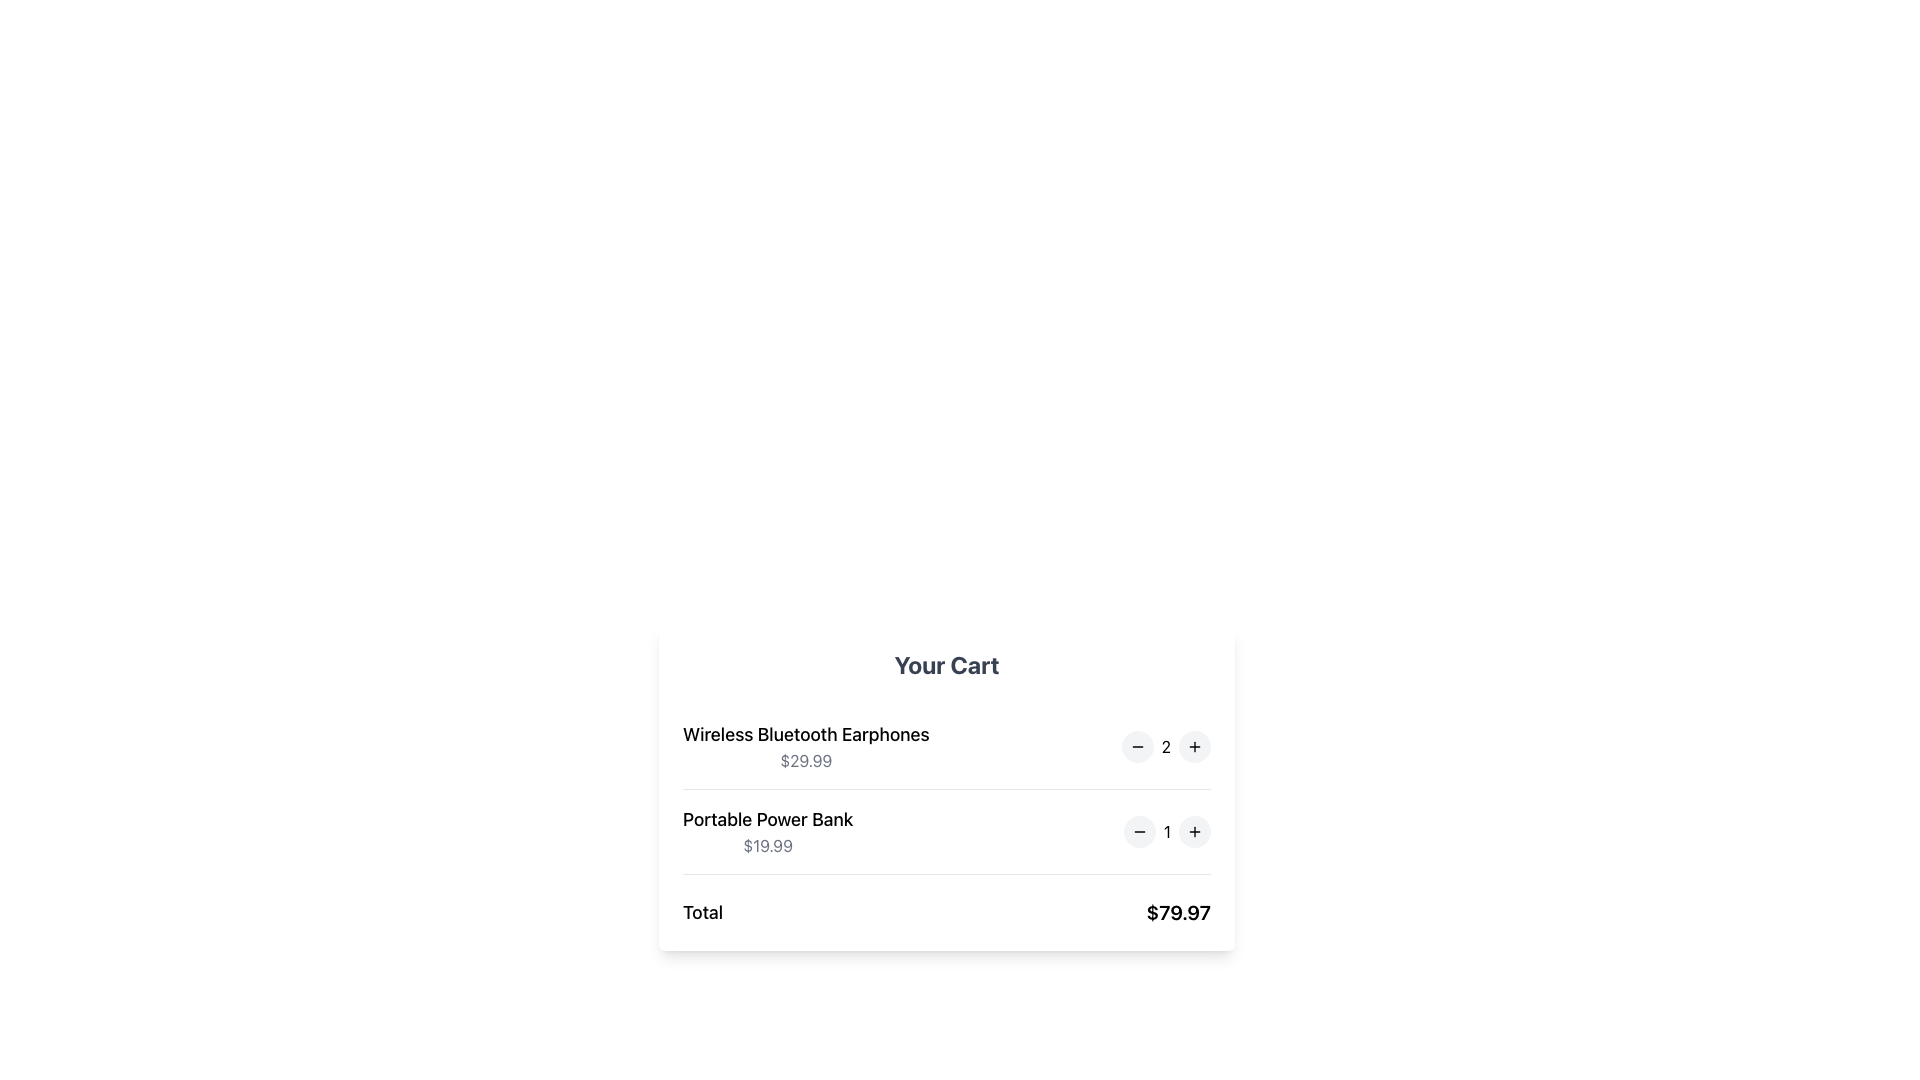 The width and height of the screenshot is (1920, 1080). What do you see at coordinates (1195, 832) in the screenshot?
I see `the circular button with a plus sign icon, which is the second button in a horizontal group of interactive buttons` at bounding box center [1195, 832].